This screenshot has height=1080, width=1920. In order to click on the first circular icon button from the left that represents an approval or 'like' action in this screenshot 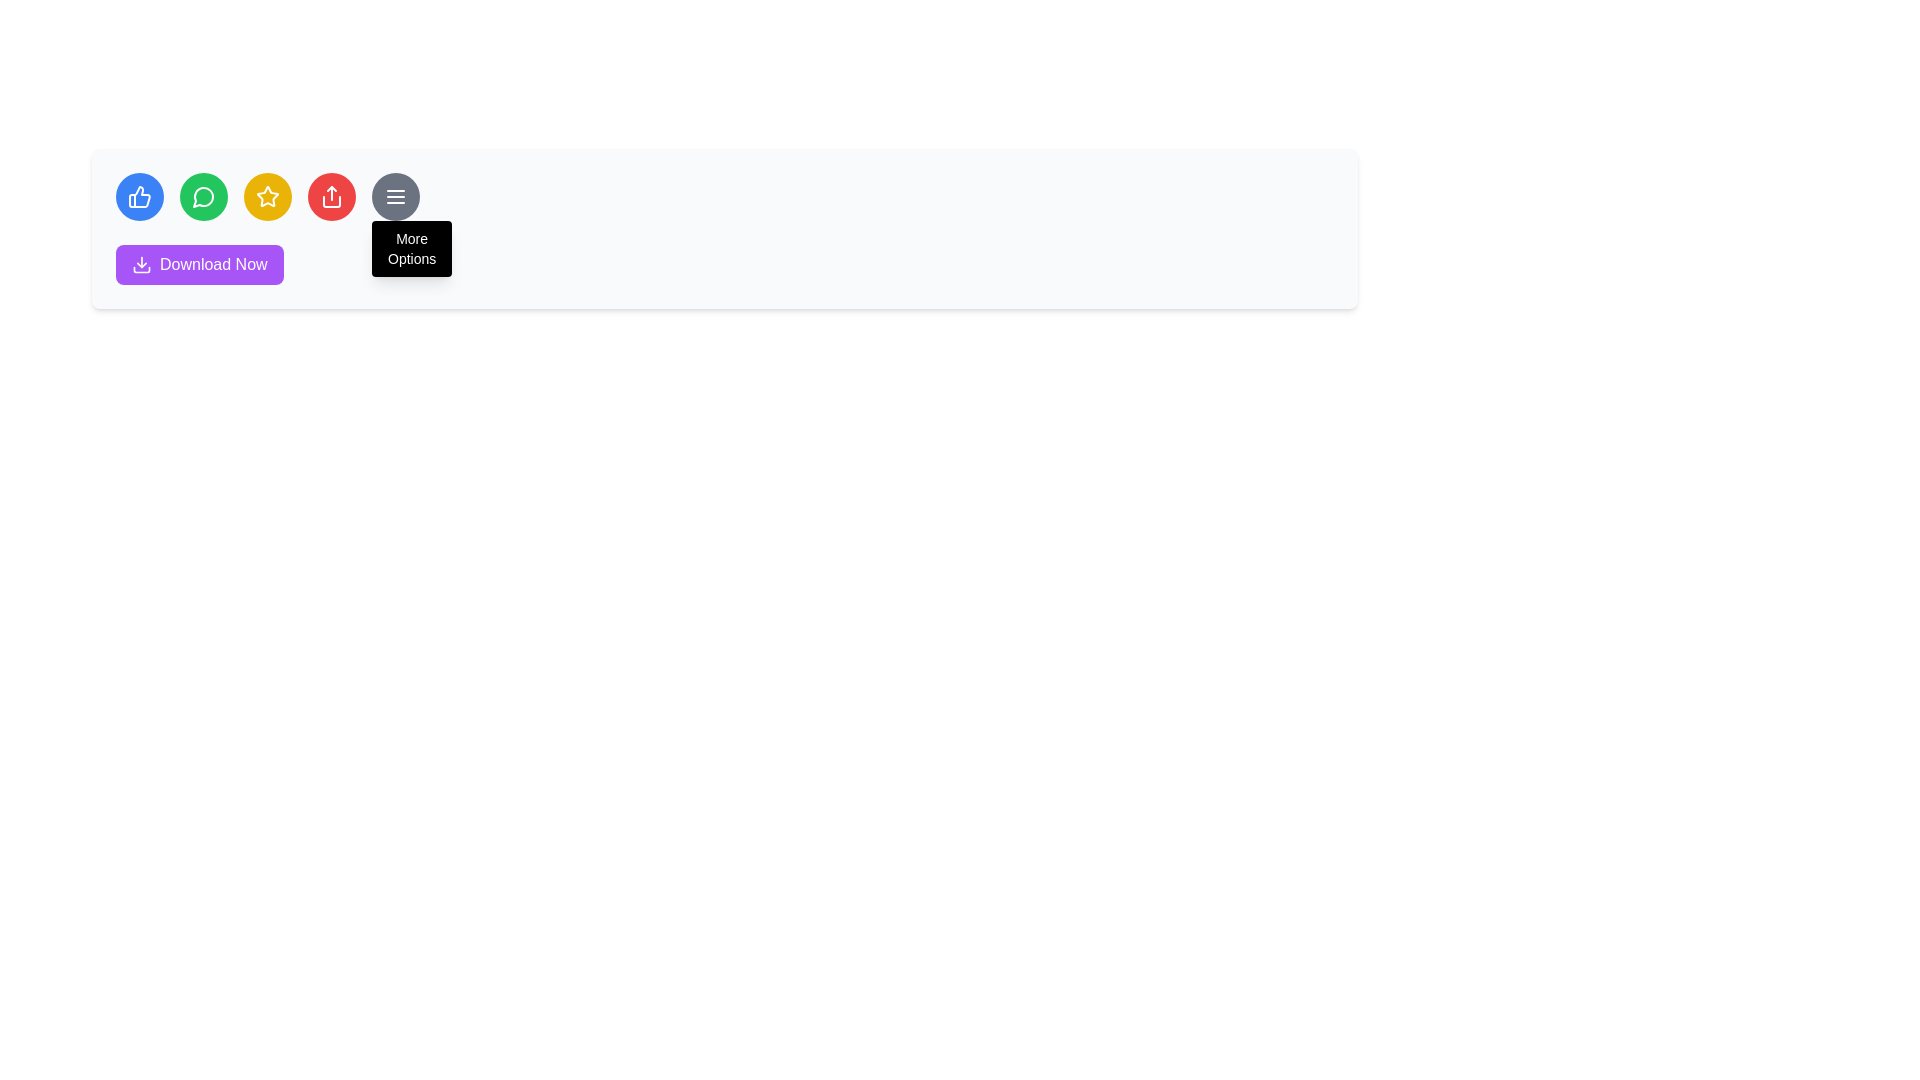, I will do `click(138, 196)`.